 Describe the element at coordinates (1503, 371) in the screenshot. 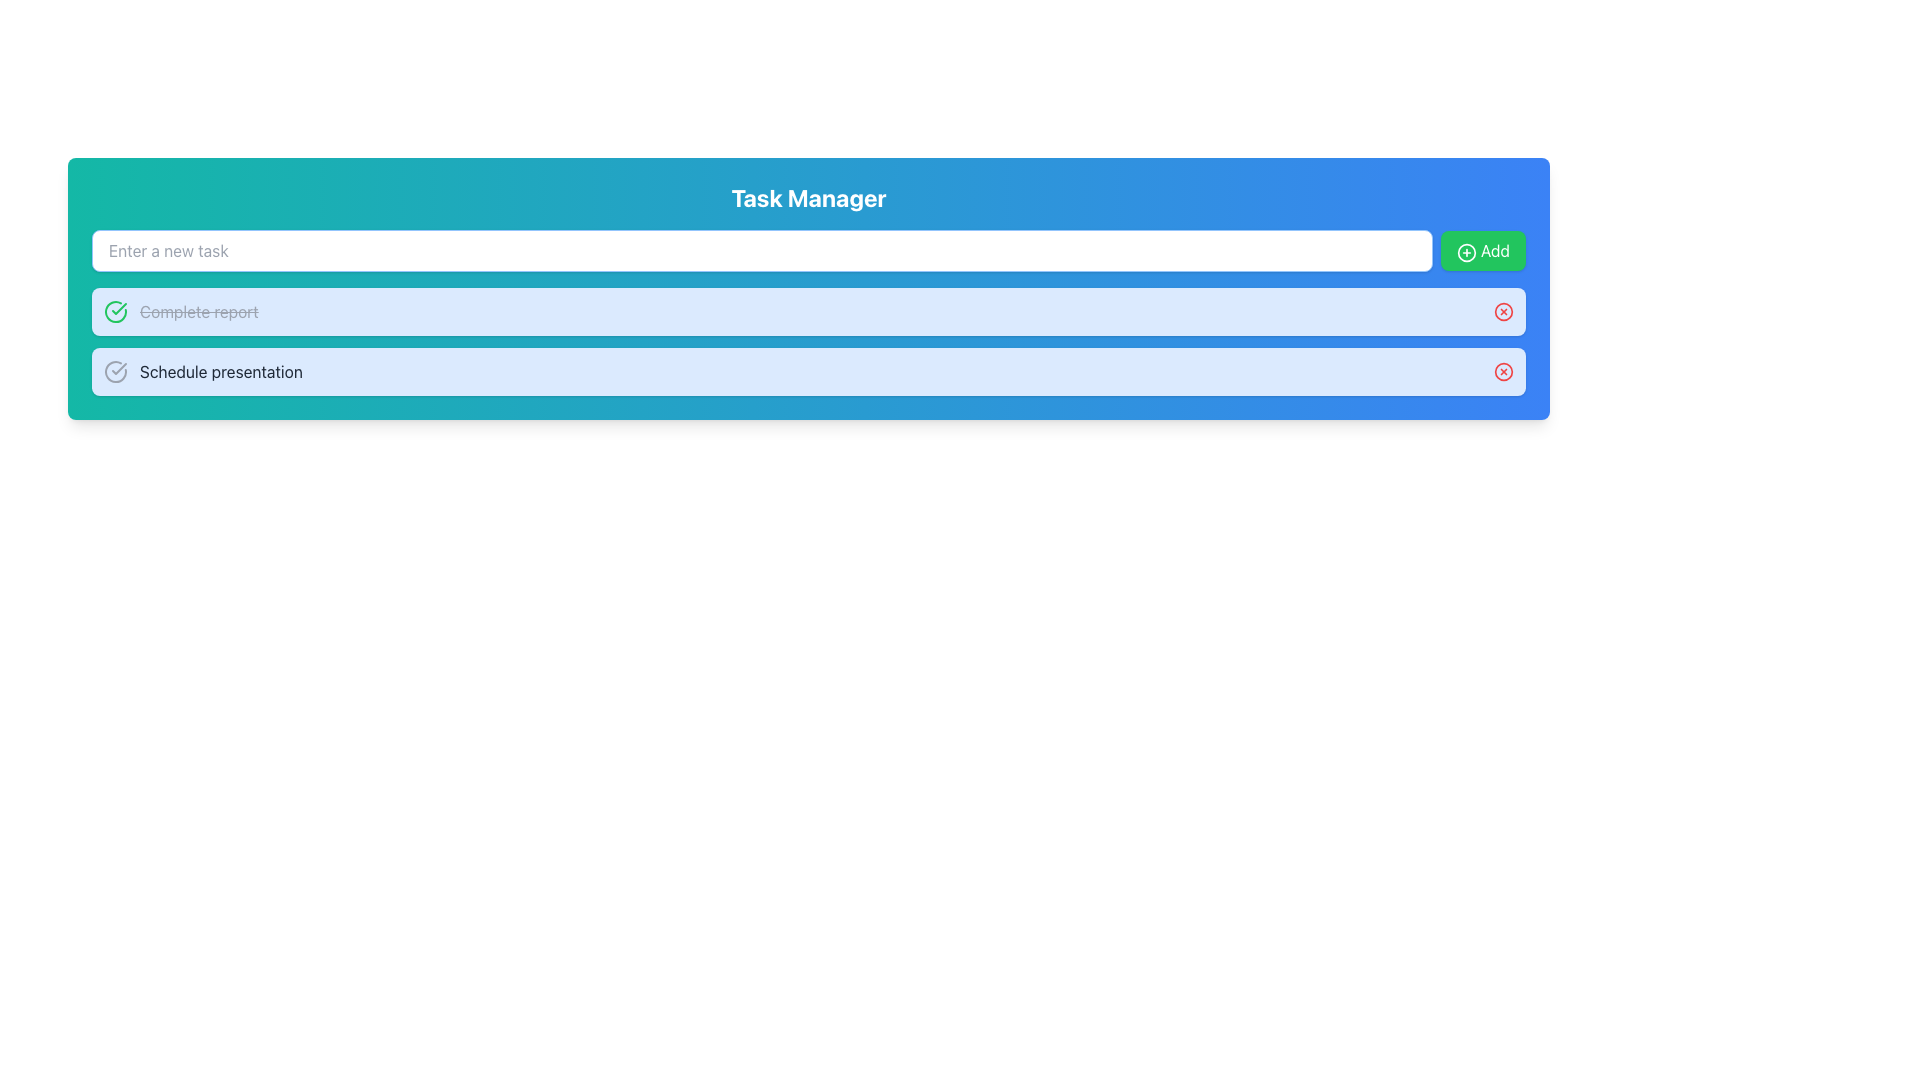

I see `the central circular icon styled with a stroke and no fill, located at the right end of the second row in the list layout` at that location.